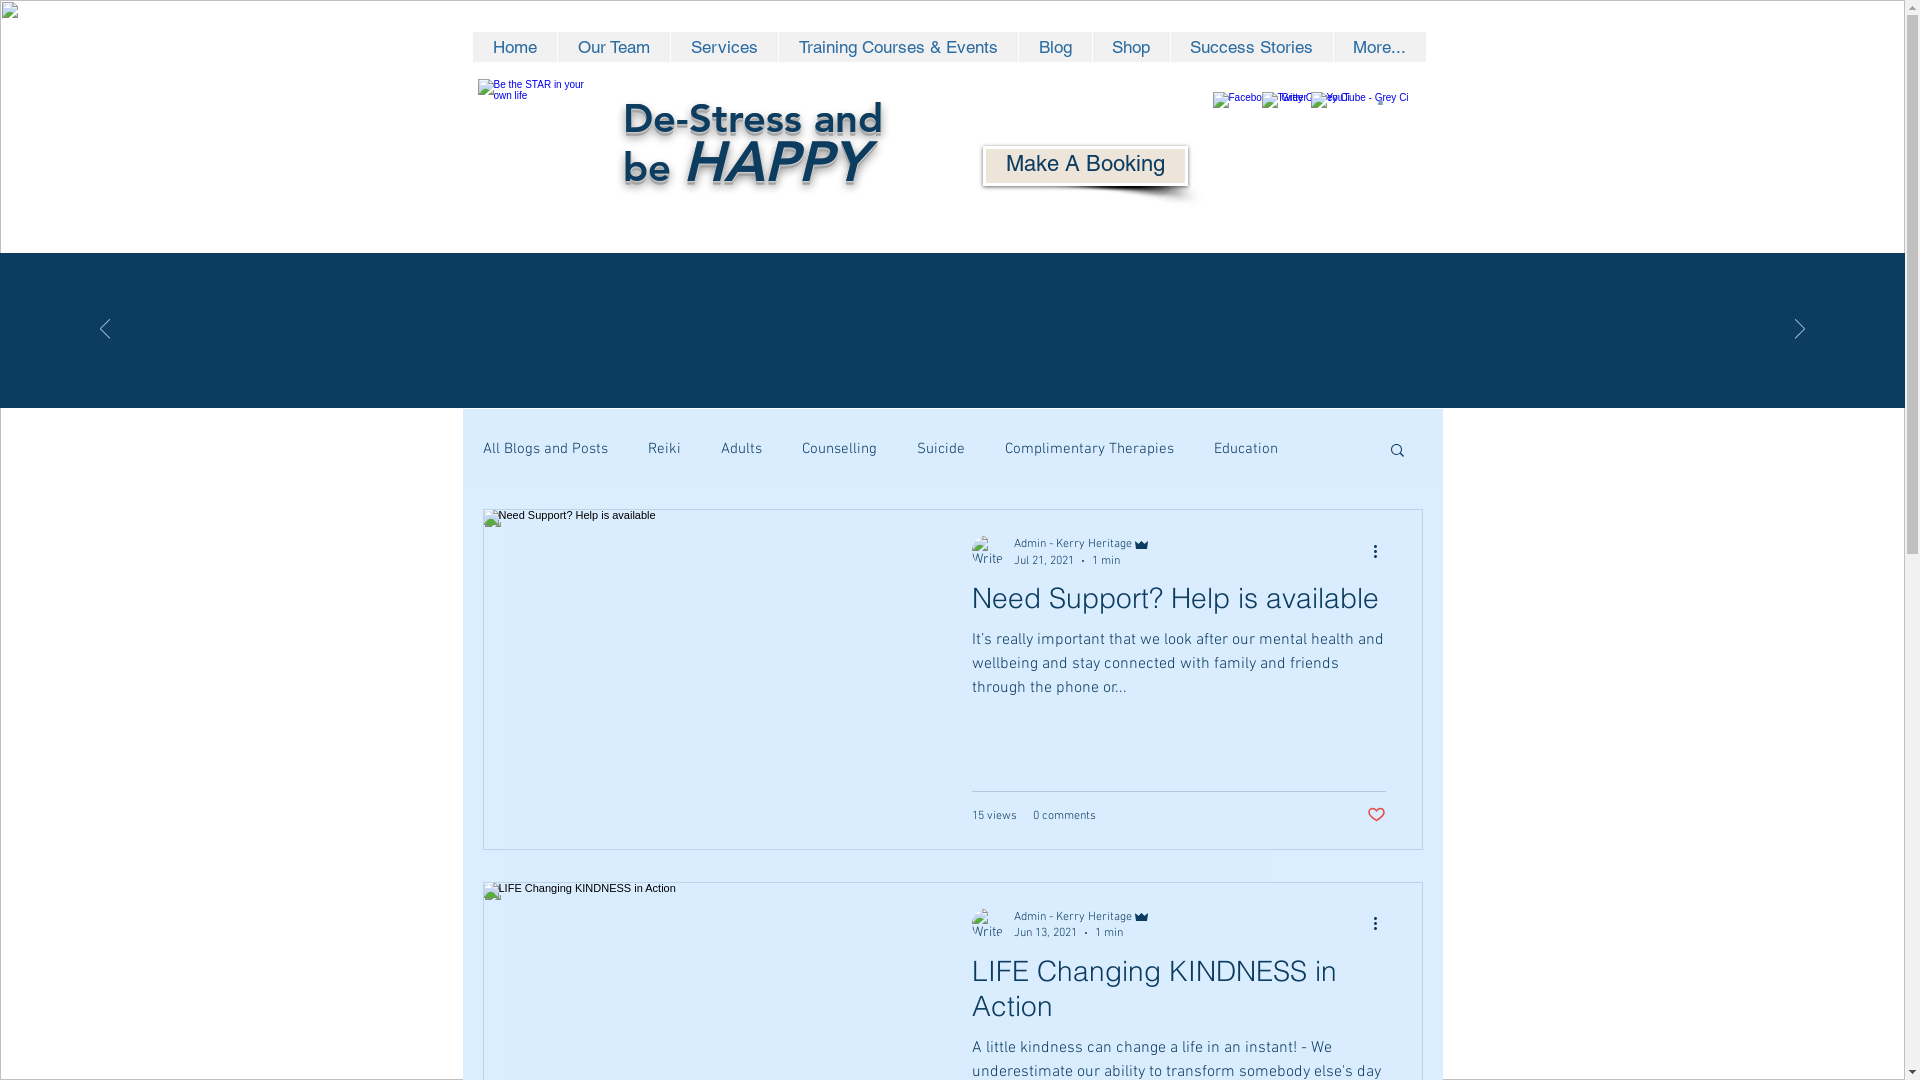 Image resolution: width=1920 pixels, height=1080 pixels. Describe the element at coordinates (743, 165) in the screenshot. I see `'be HAPPY'` at that location.